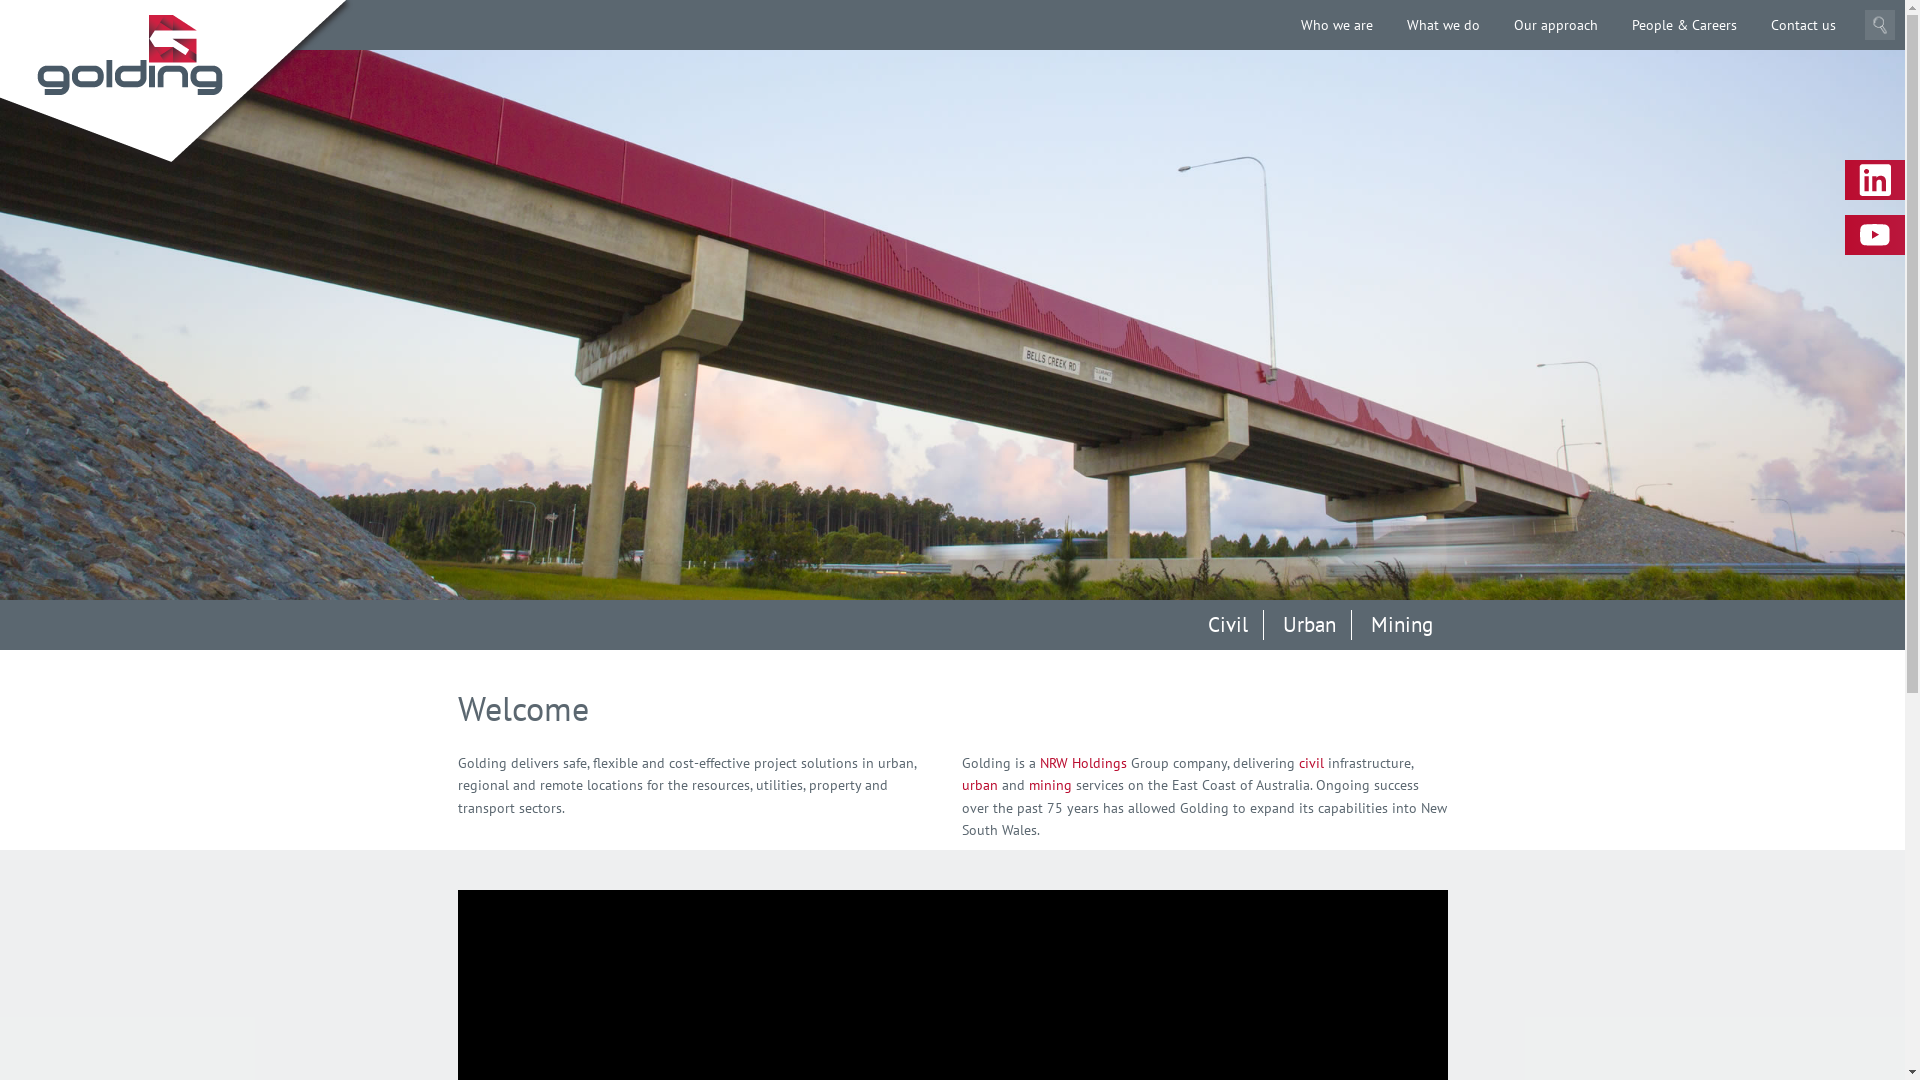  What do you see at coordinates (1879, 24) in the screenshot?
I see `'Search'` at bounding box center [1879, 24].